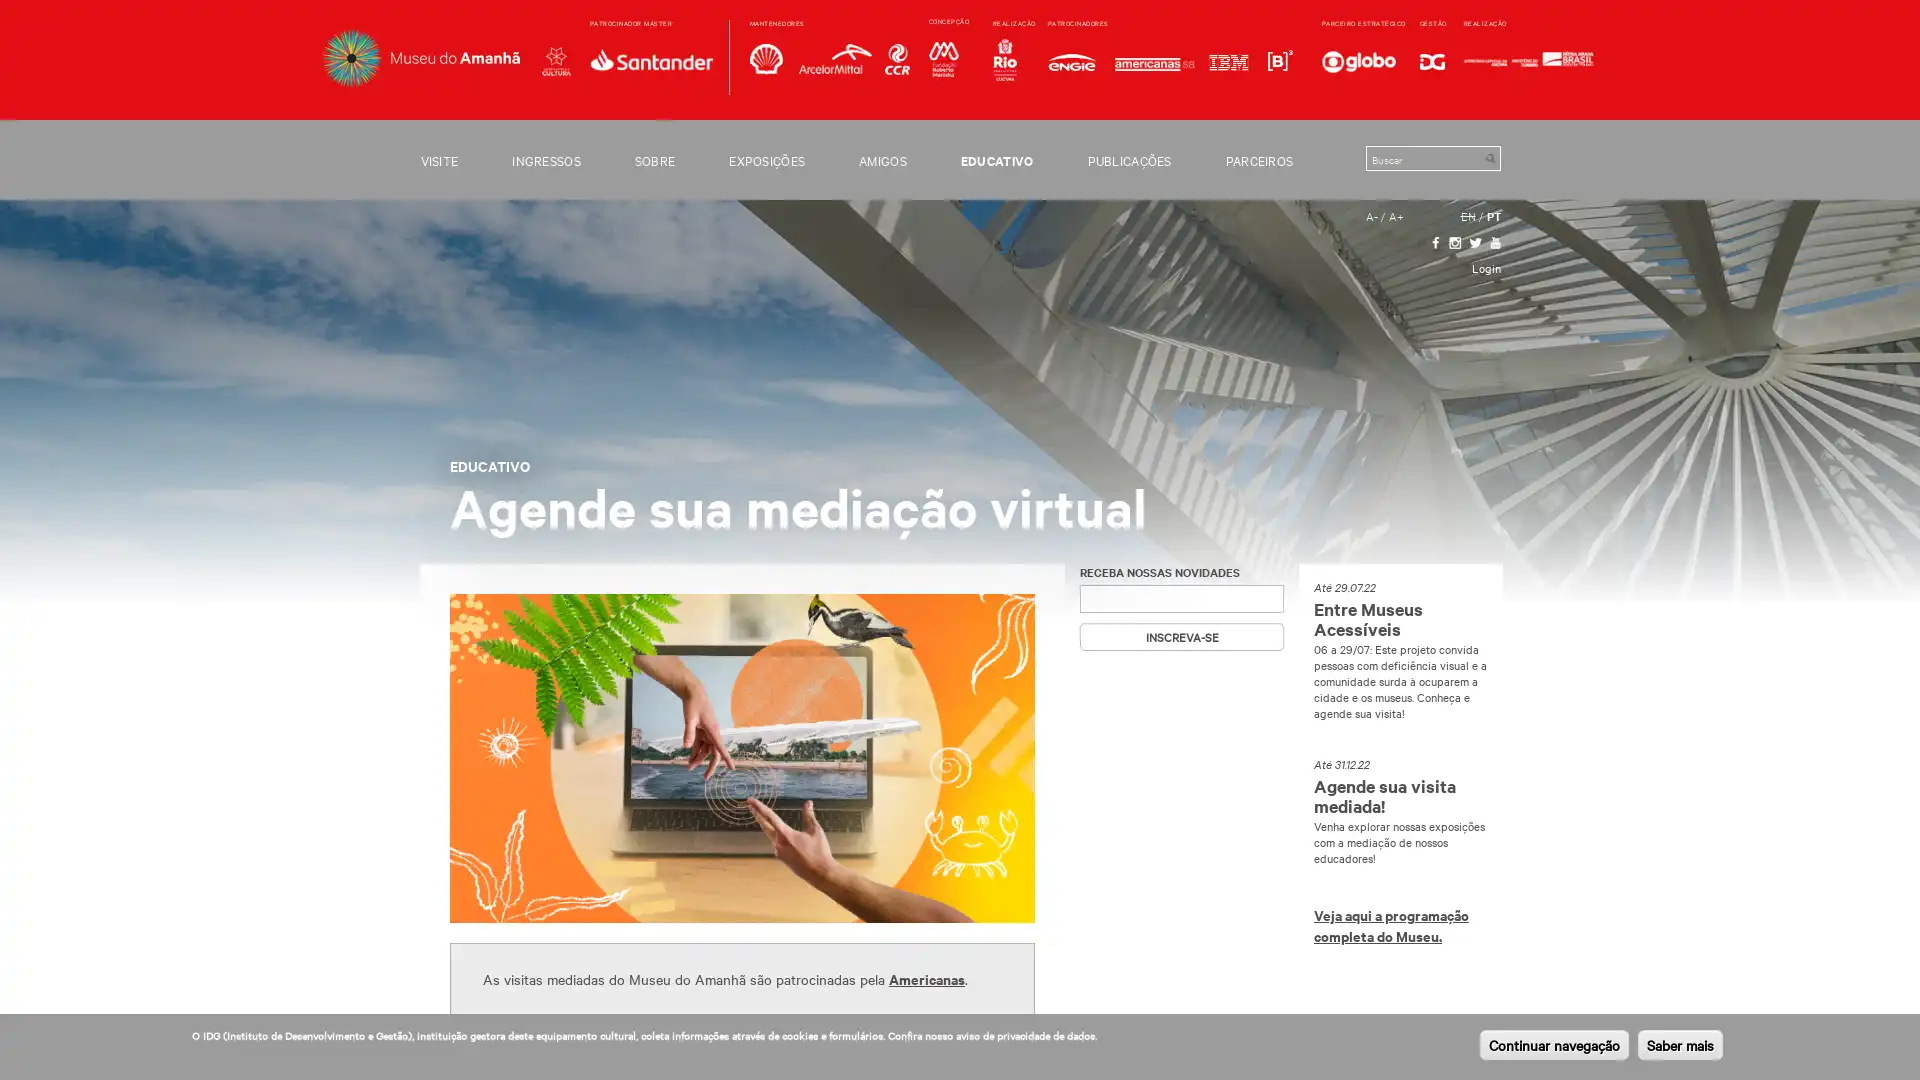 The width and height of the screenshot is (1920, 1080). Describe the element at coordinates (1680, 1044) in the screenshot. I see `Saber mais` at that location.